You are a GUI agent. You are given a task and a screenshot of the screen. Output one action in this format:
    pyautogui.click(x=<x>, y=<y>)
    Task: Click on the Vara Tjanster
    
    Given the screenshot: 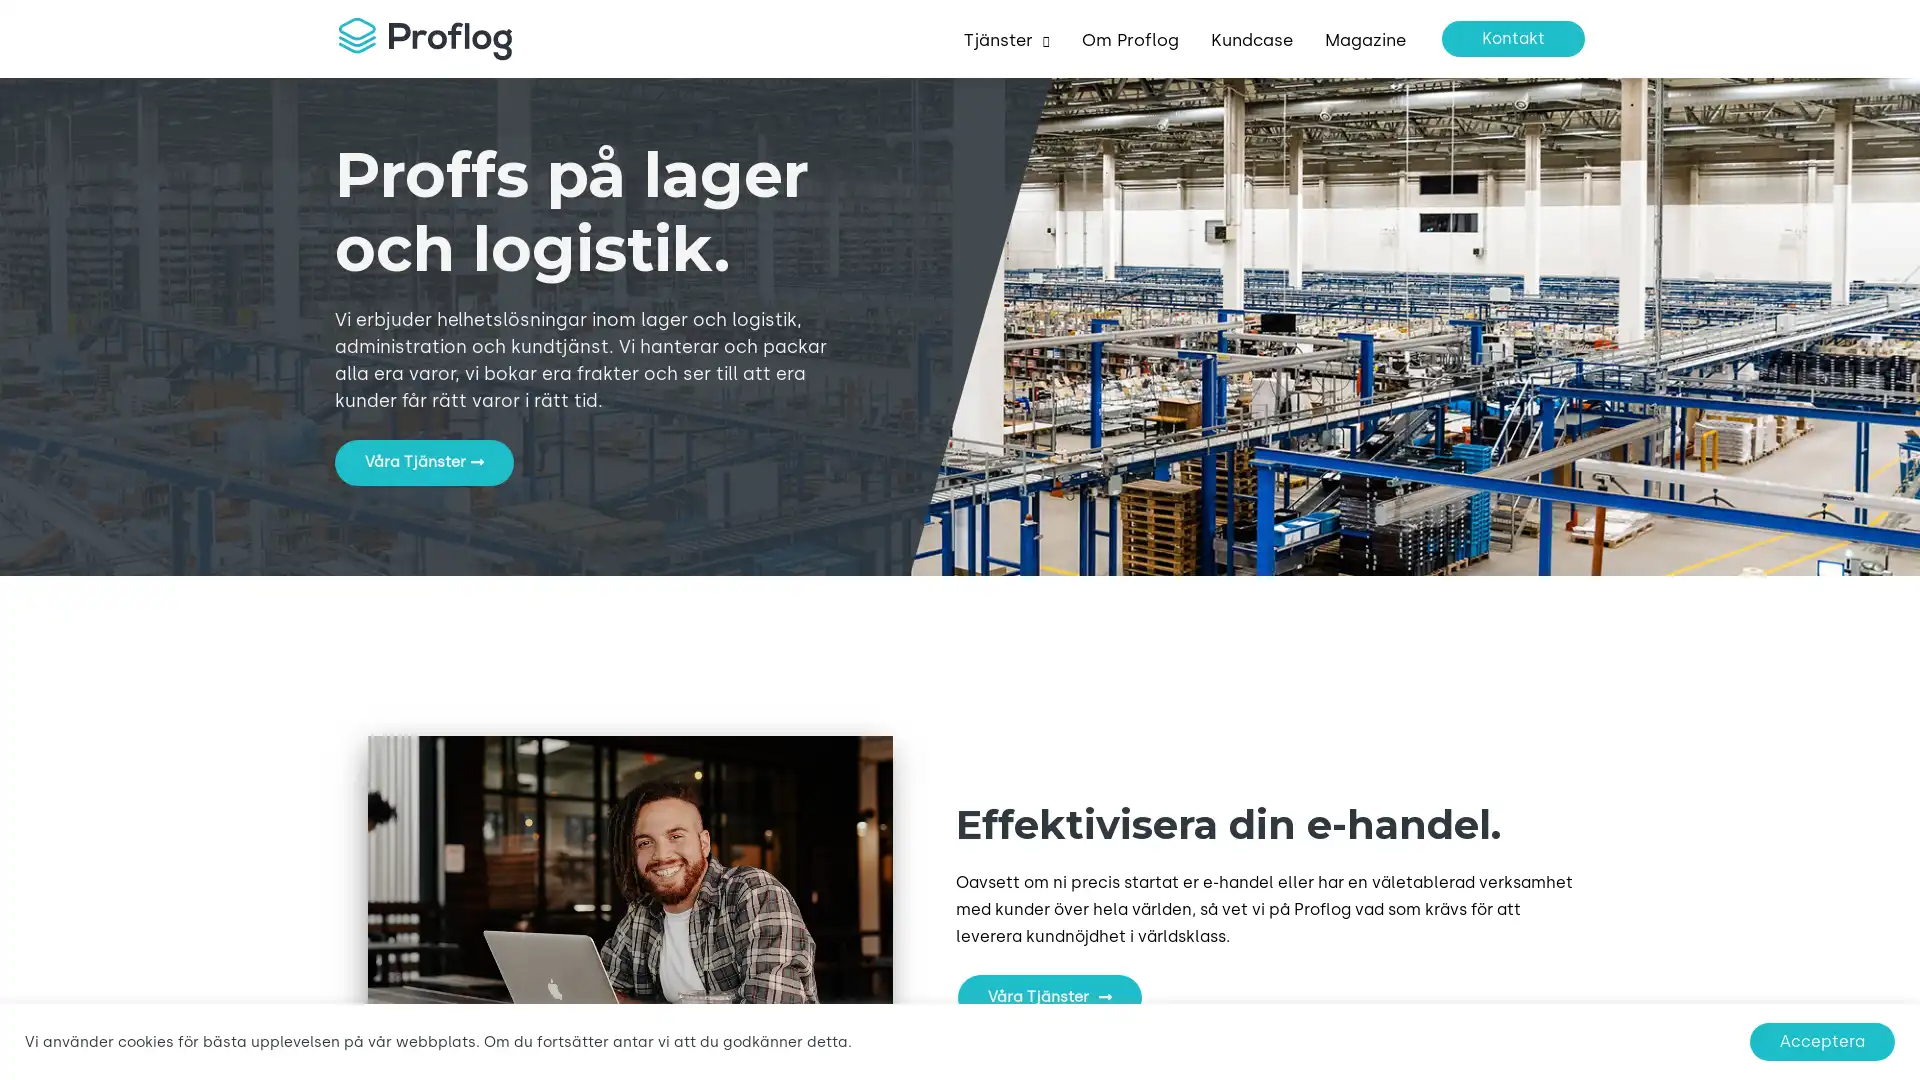 What is the action you would take?
    pyautogui.click(x=423, y=462)
    